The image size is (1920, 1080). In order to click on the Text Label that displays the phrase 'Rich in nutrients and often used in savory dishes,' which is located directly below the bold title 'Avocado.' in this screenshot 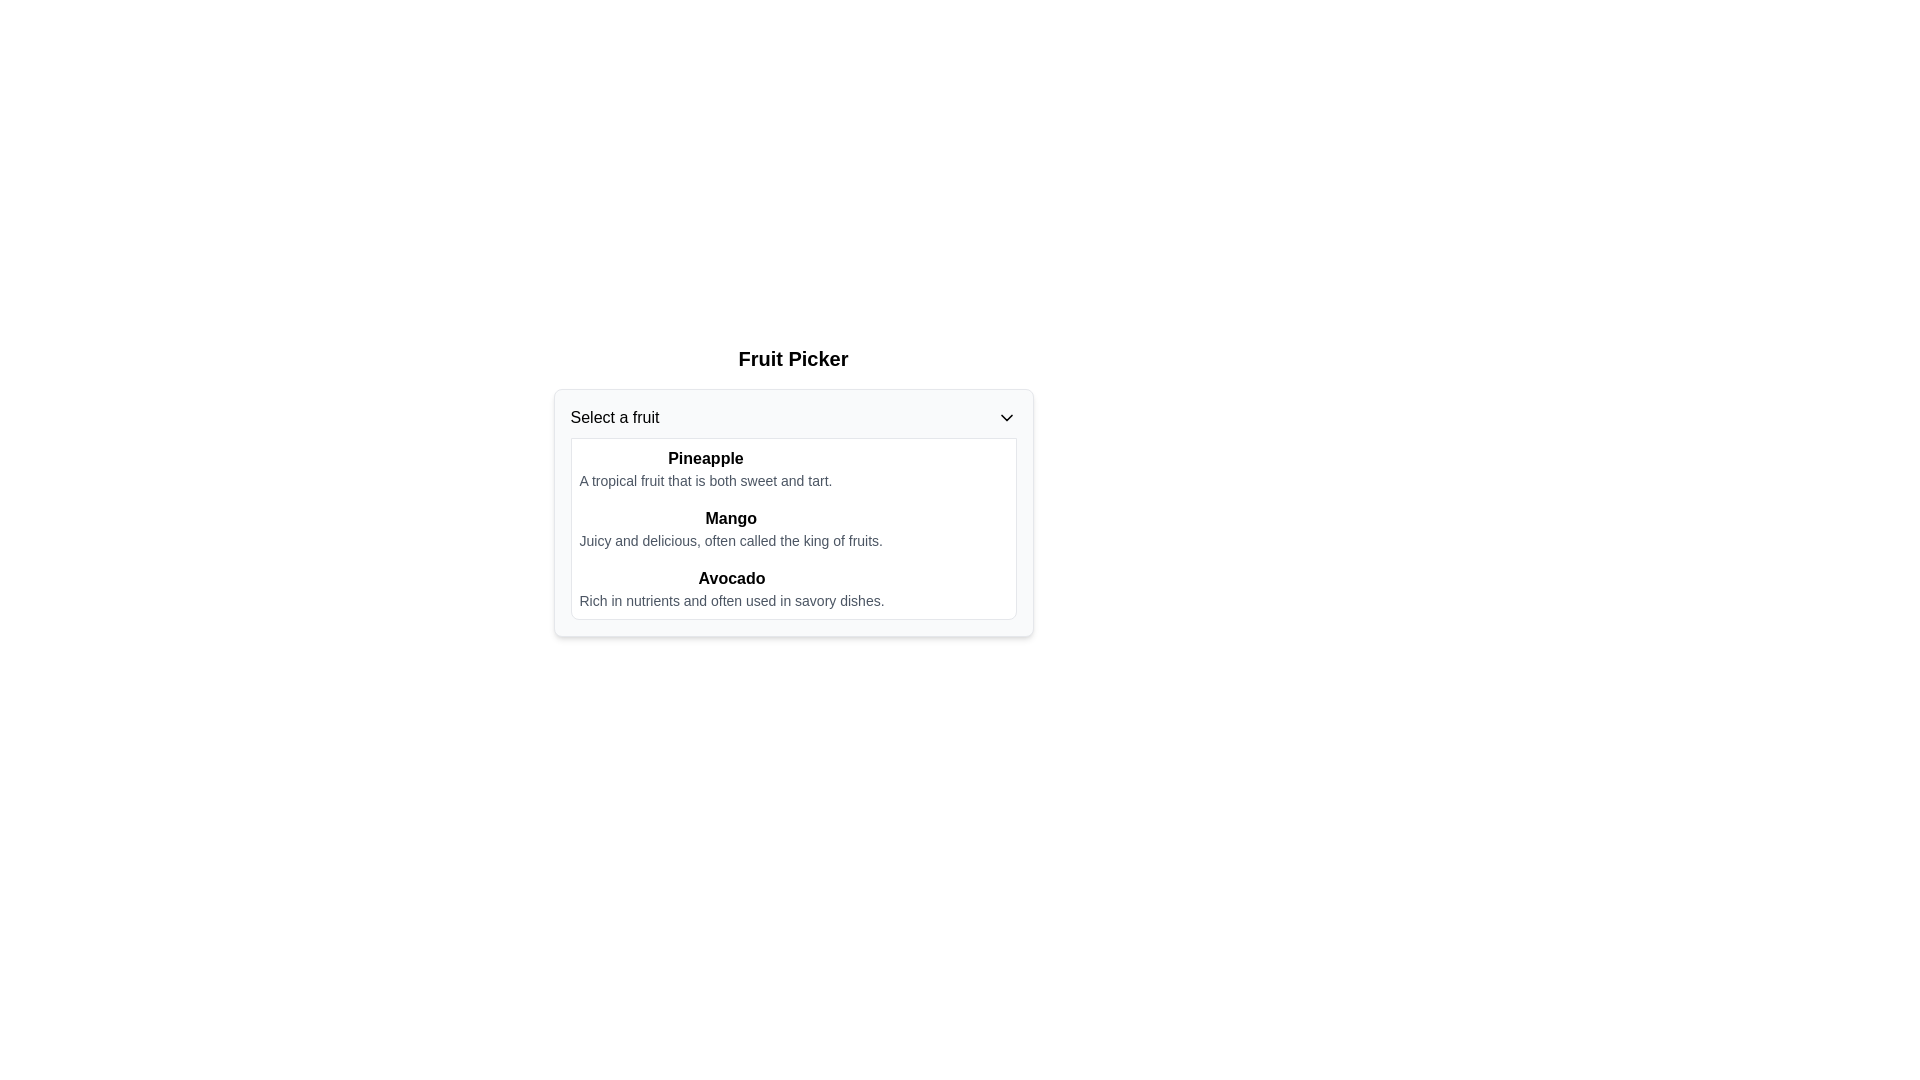, I will do `click(731, 600)`.